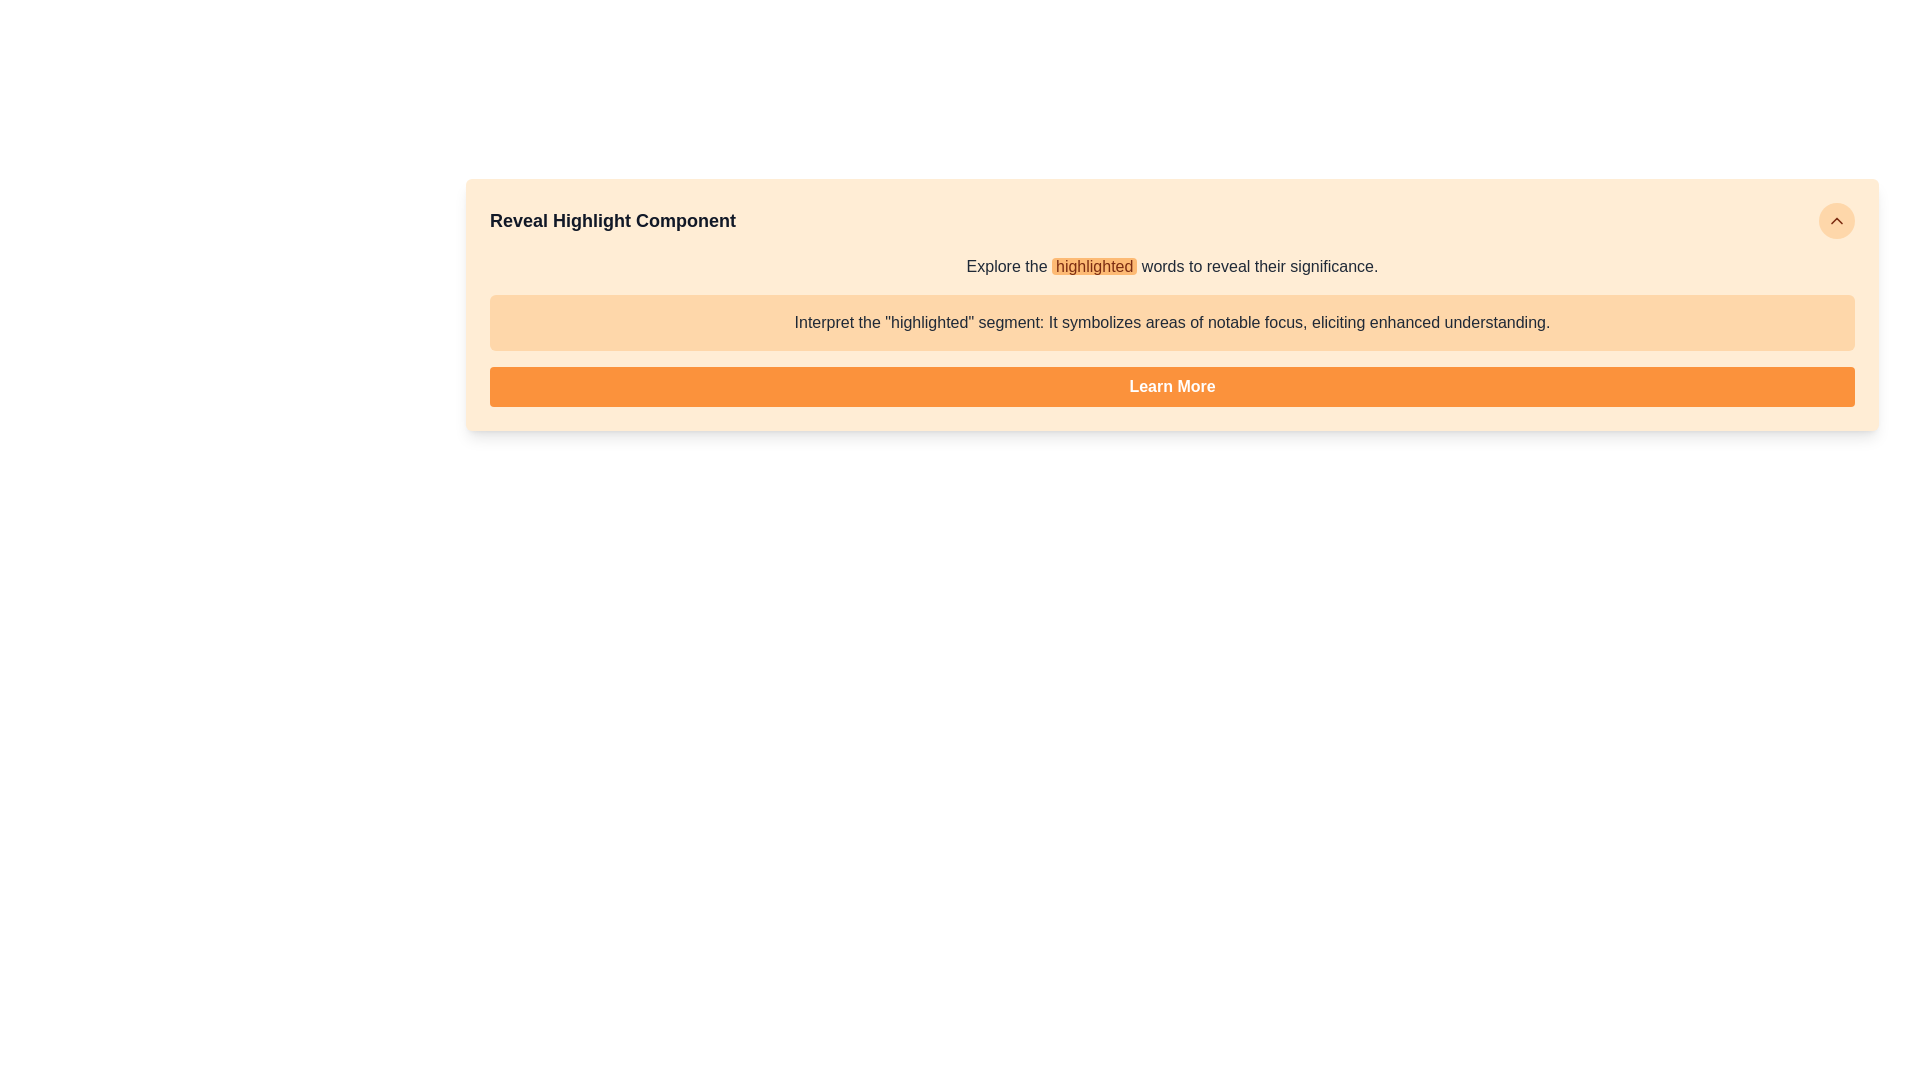 The image size is (1920, 1080). Describe the element at coordinates (1837, 220) in the screenshot. I see `the chevron icon located in the circular button at the top-right corner of the orange-highlighted section` at that location.